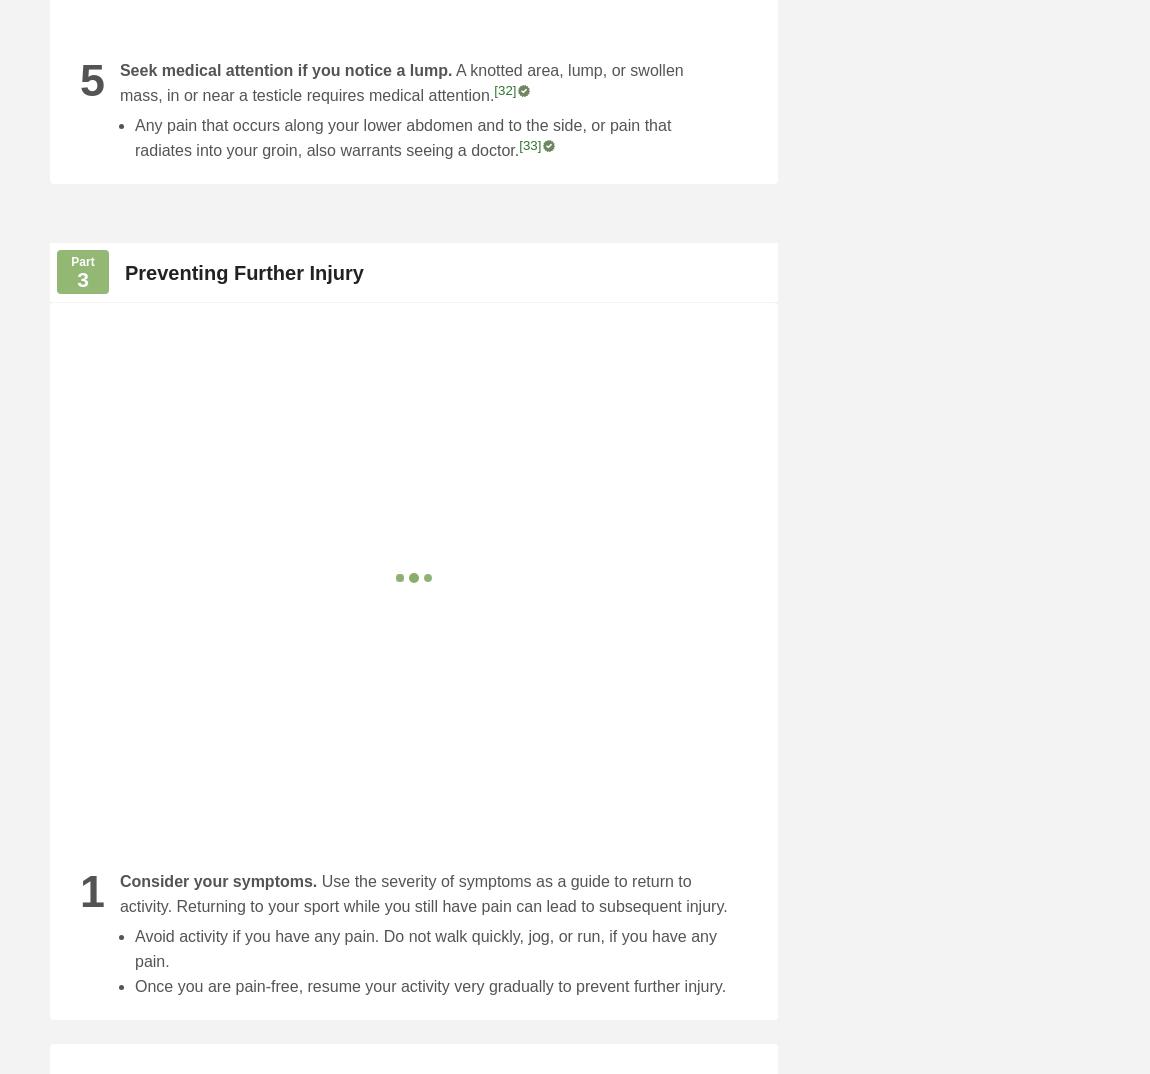 This screenshot has height=1074, width=1150. I want to click on 'Avoid activity if you have any pain. Do not walk quickly, jog, or run, if you have any pain.', so click(425, 948).